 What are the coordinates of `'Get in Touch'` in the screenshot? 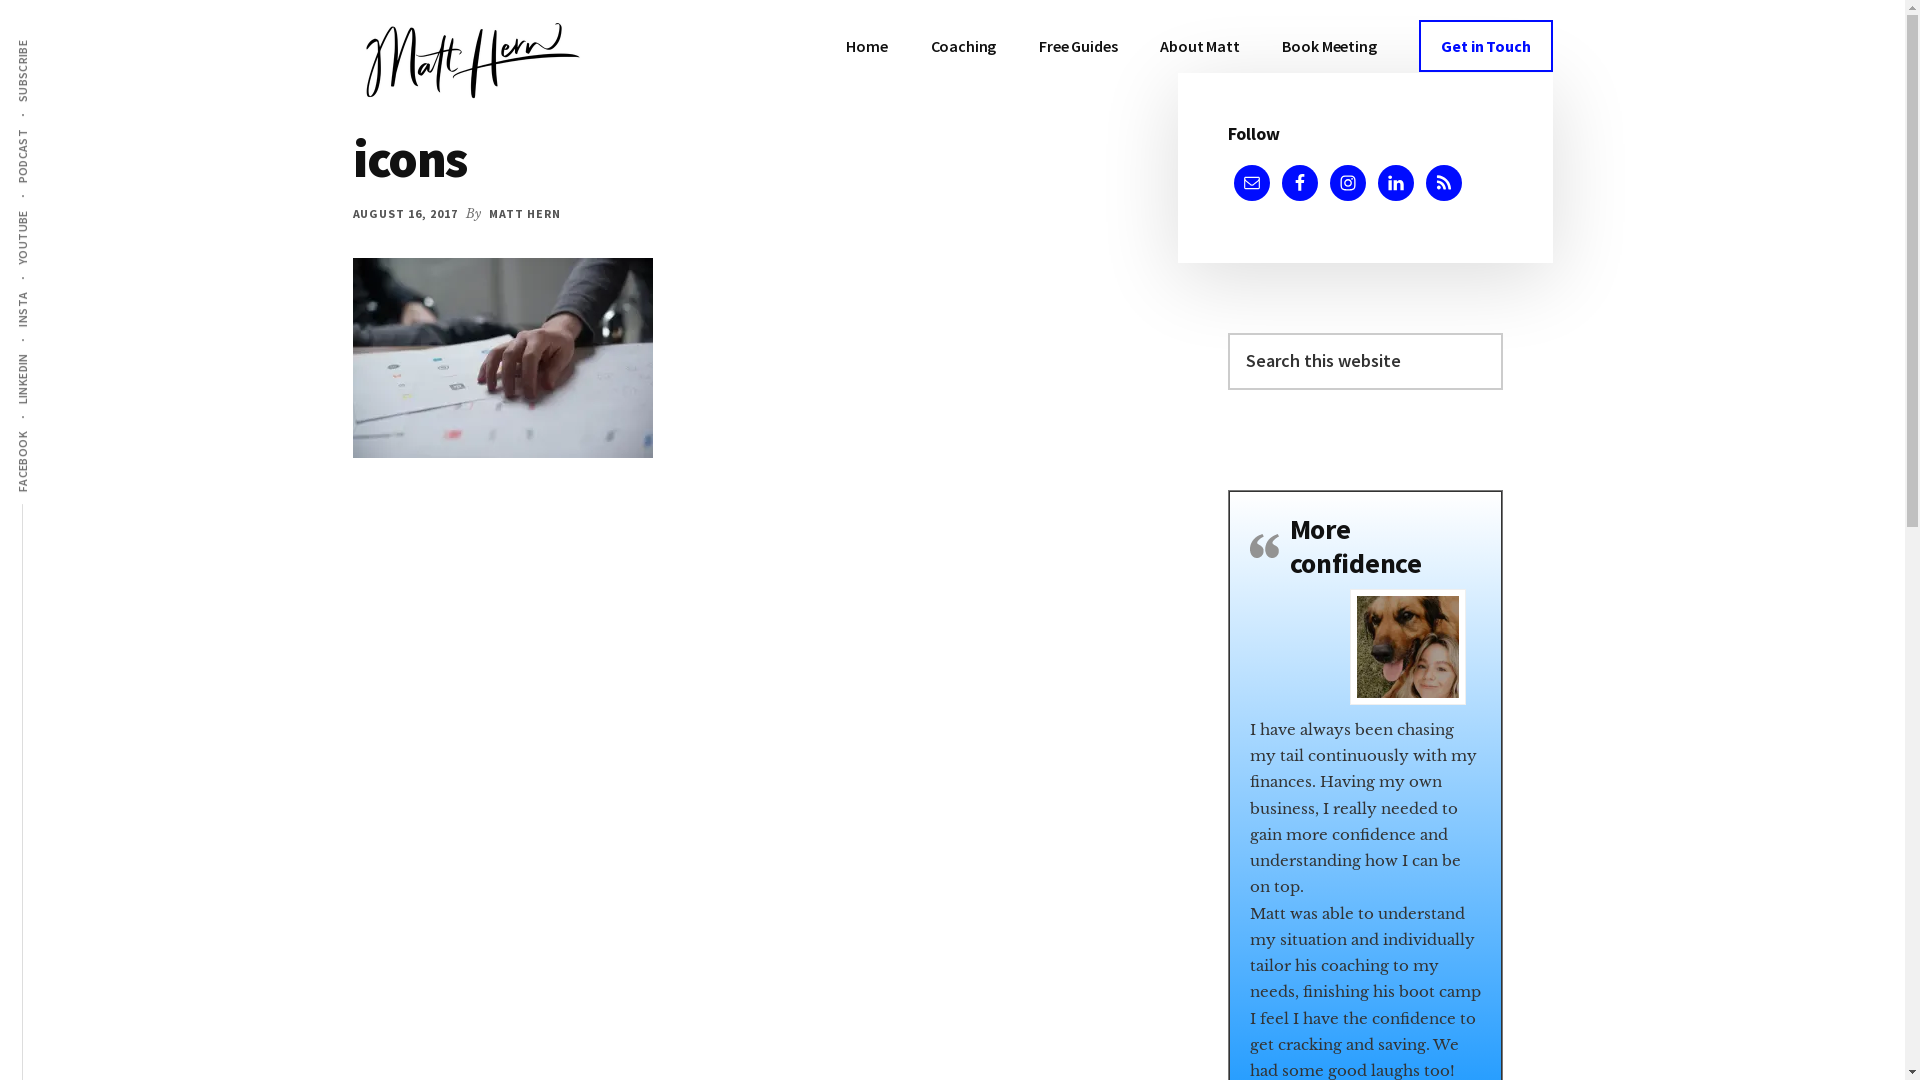 It's located at (1485, 45).